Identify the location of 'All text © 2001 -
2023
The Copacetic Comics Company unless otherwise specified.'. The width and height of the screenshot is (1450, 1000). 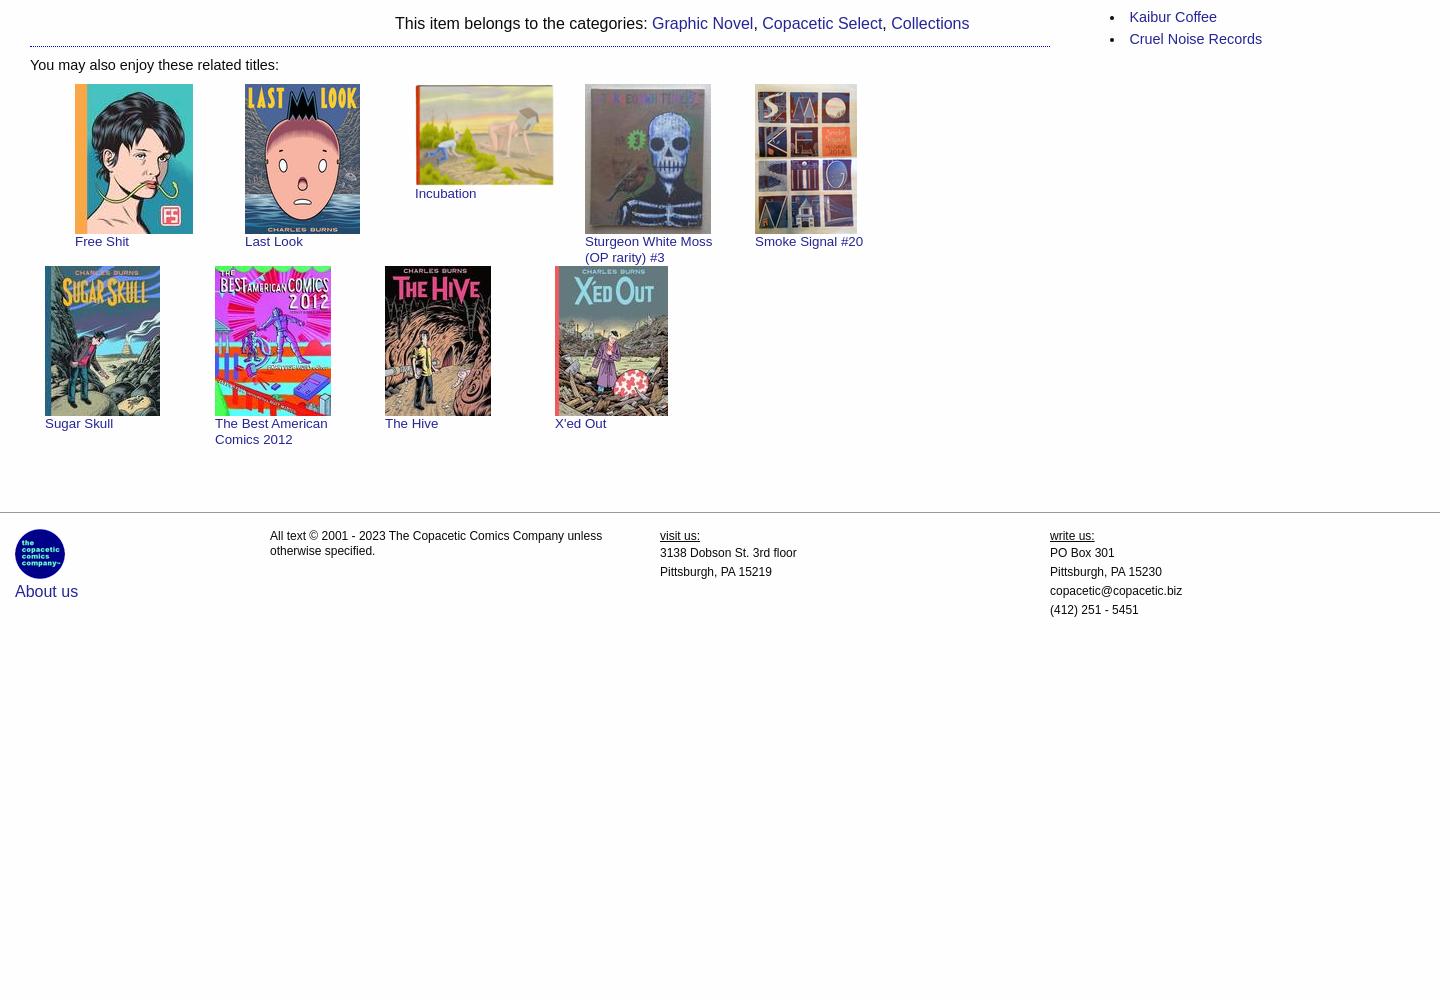
(435, 543).